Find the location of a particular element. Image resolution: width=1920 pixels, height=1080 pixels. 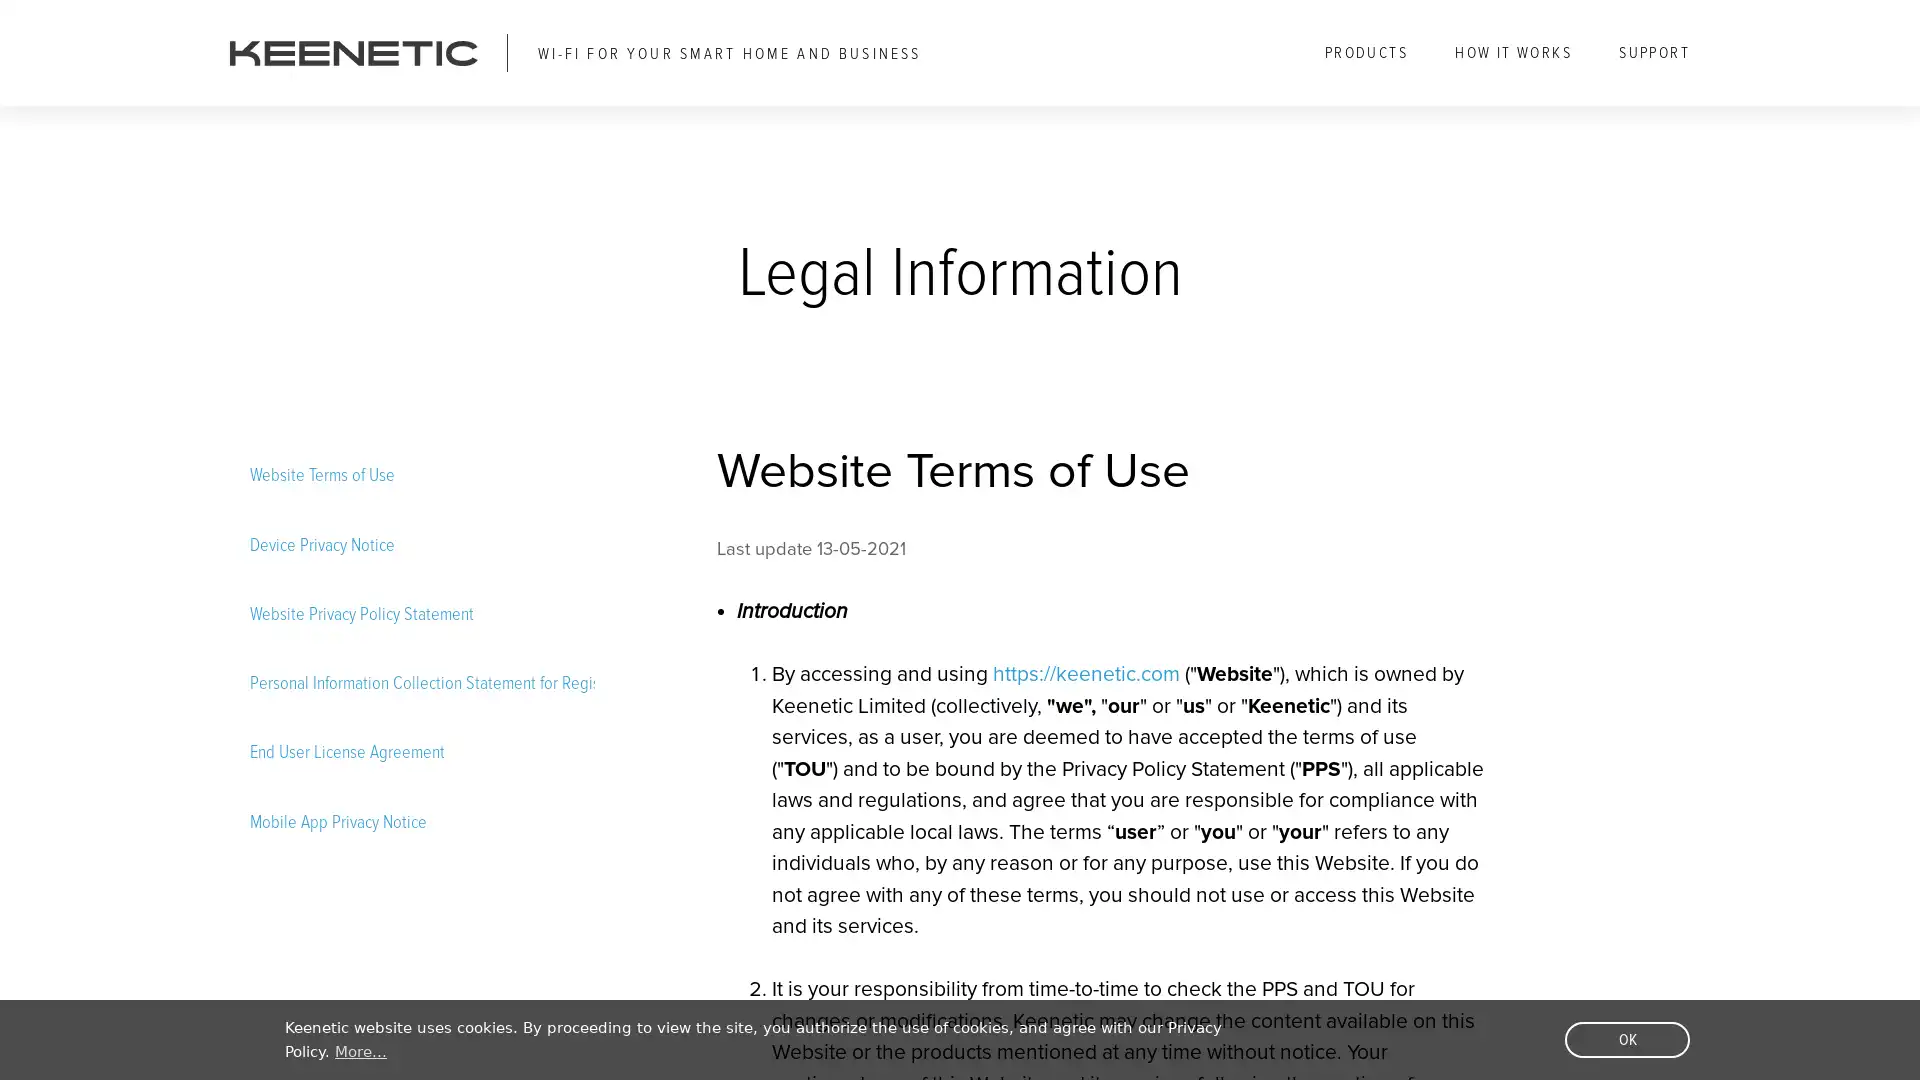

learn more about cookies is located at coordinates (360, 1051).